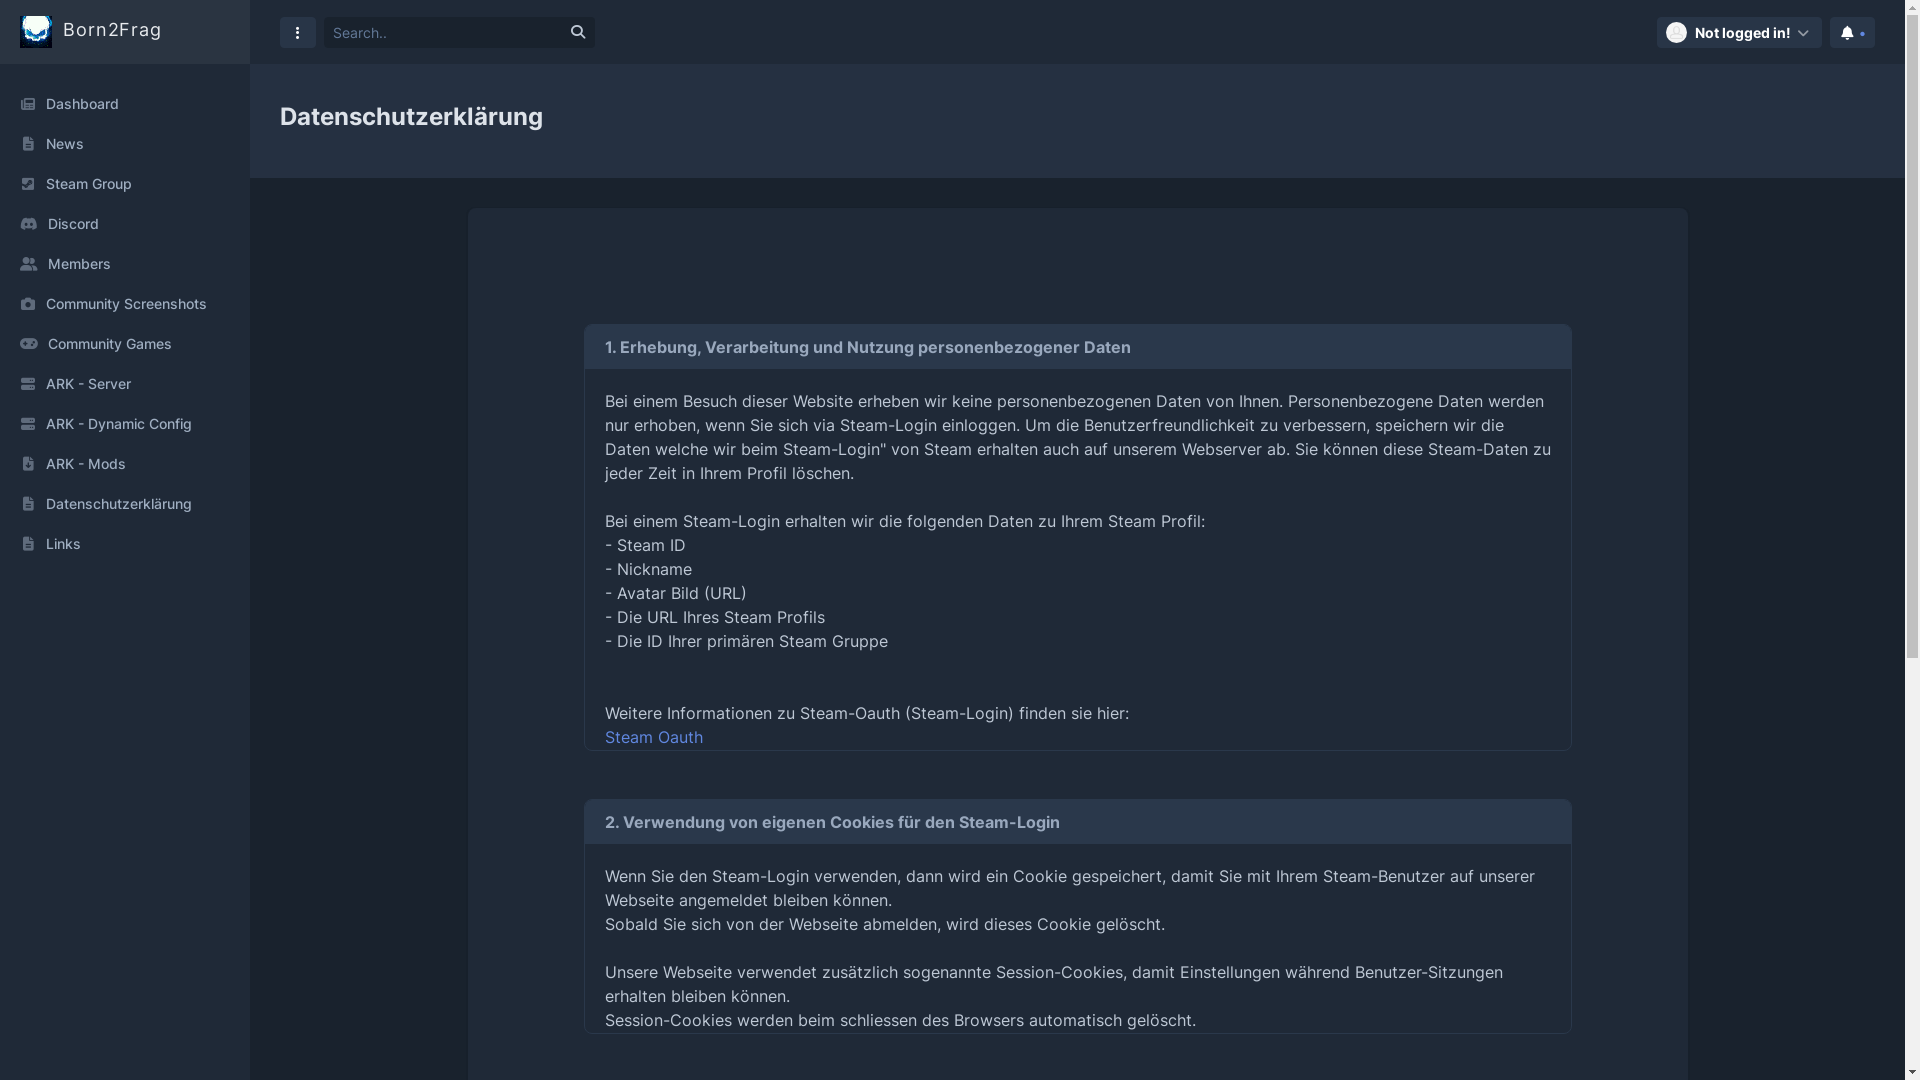 The height and width of the screenshot is (1080, 1920). Describe the element at coordinates (123, 342) in the screenshot. I see `'Community Games'` at that location.